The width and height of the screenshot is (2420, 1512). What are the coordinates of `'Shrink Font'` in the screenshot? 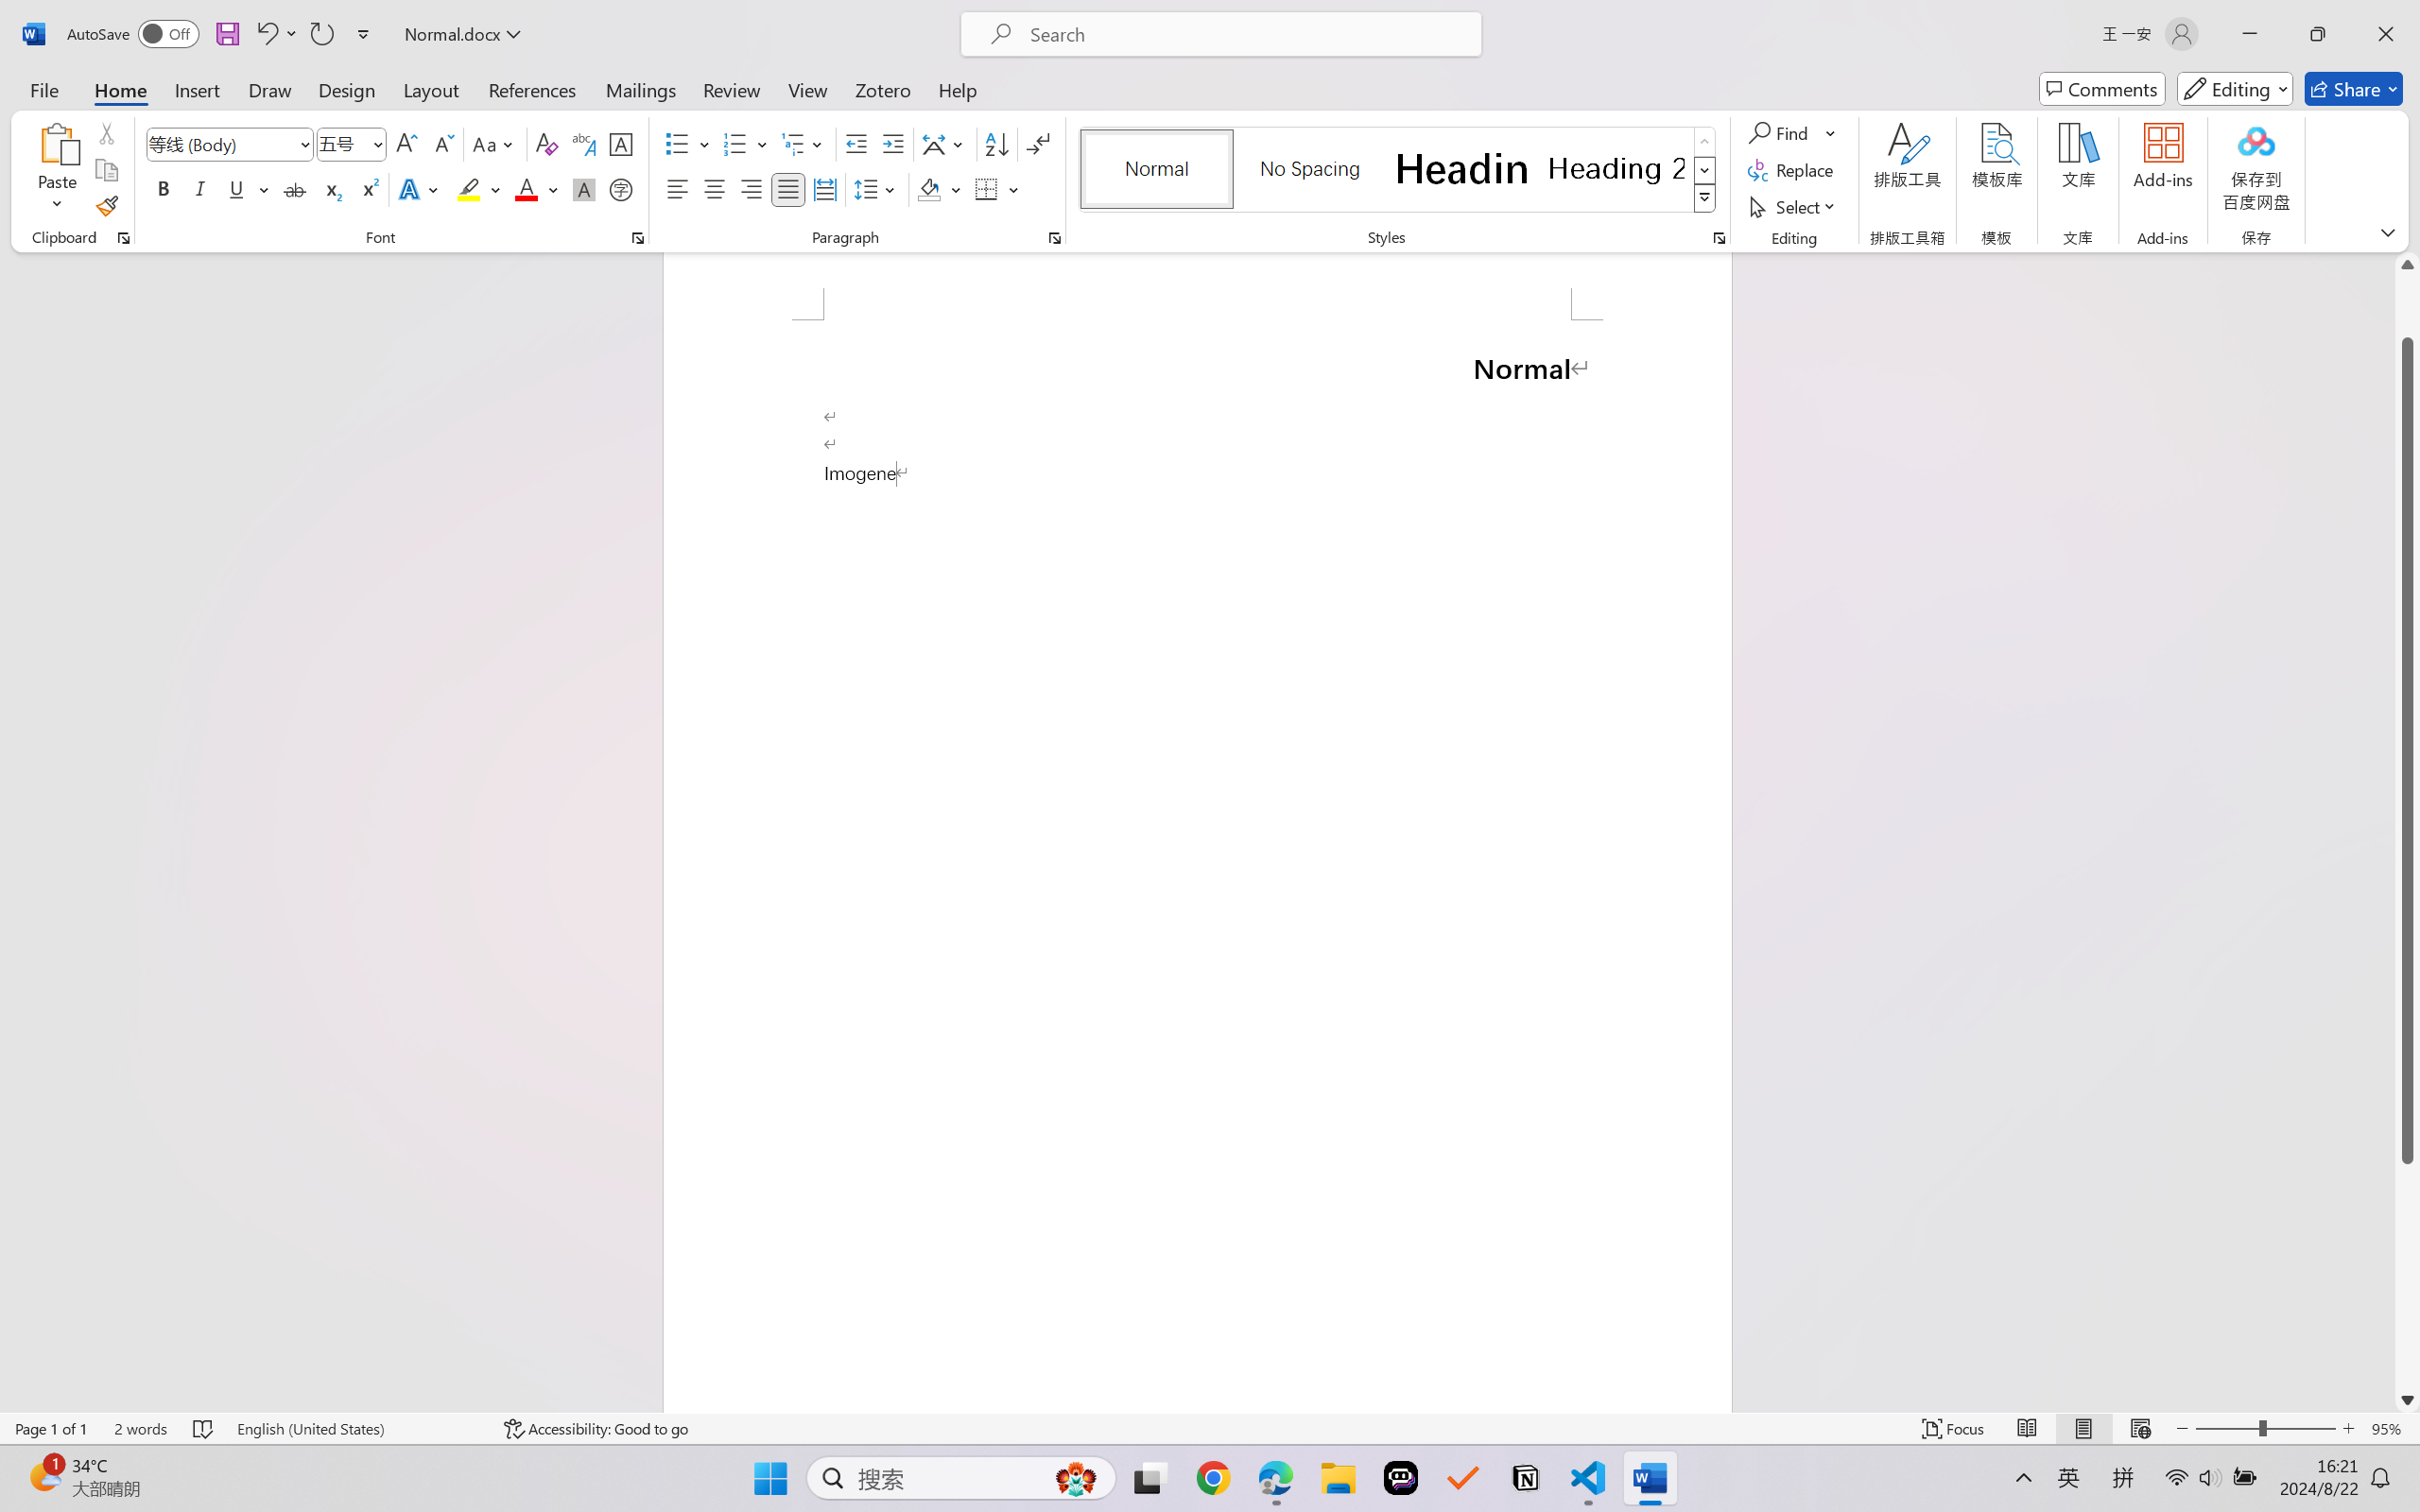 It's located at (441, 144).